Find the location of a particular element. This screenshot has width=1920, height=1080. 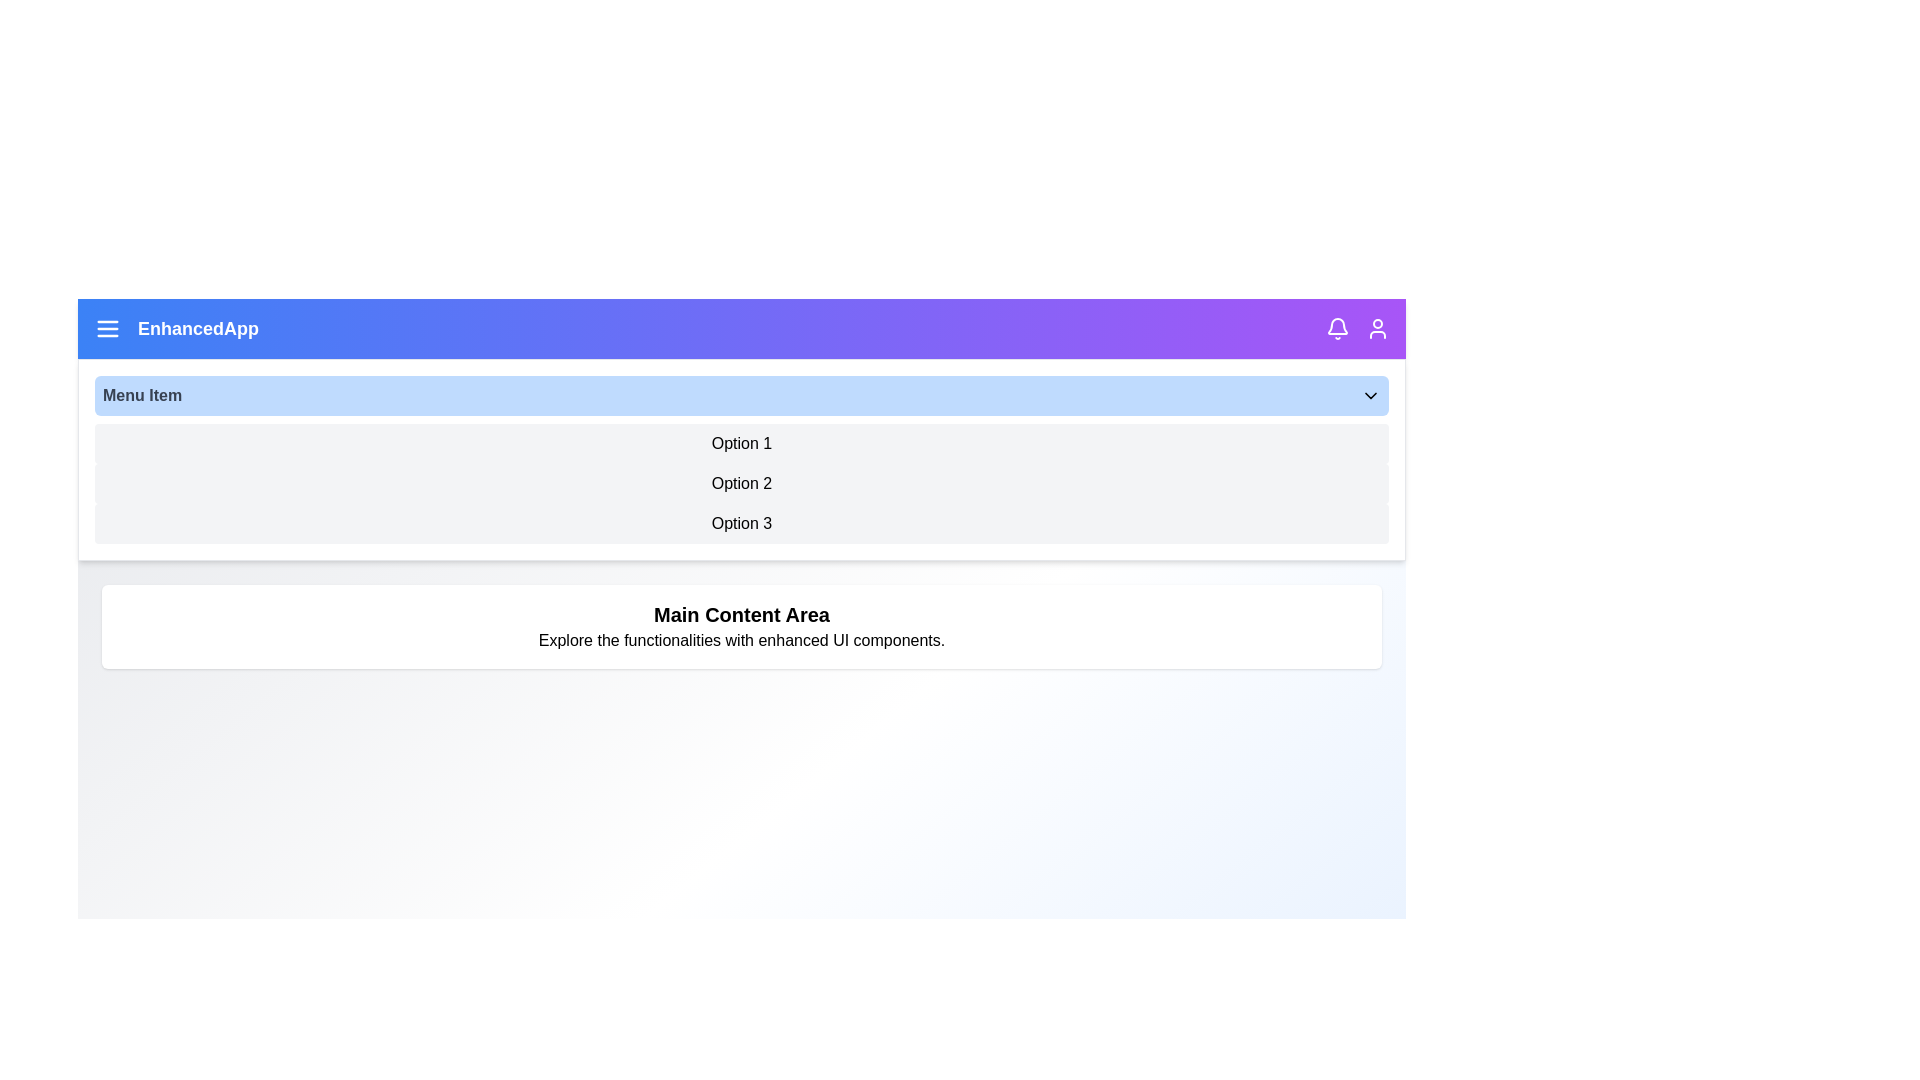

the dropdown option Option 2 is located at coordinates (741, 483).